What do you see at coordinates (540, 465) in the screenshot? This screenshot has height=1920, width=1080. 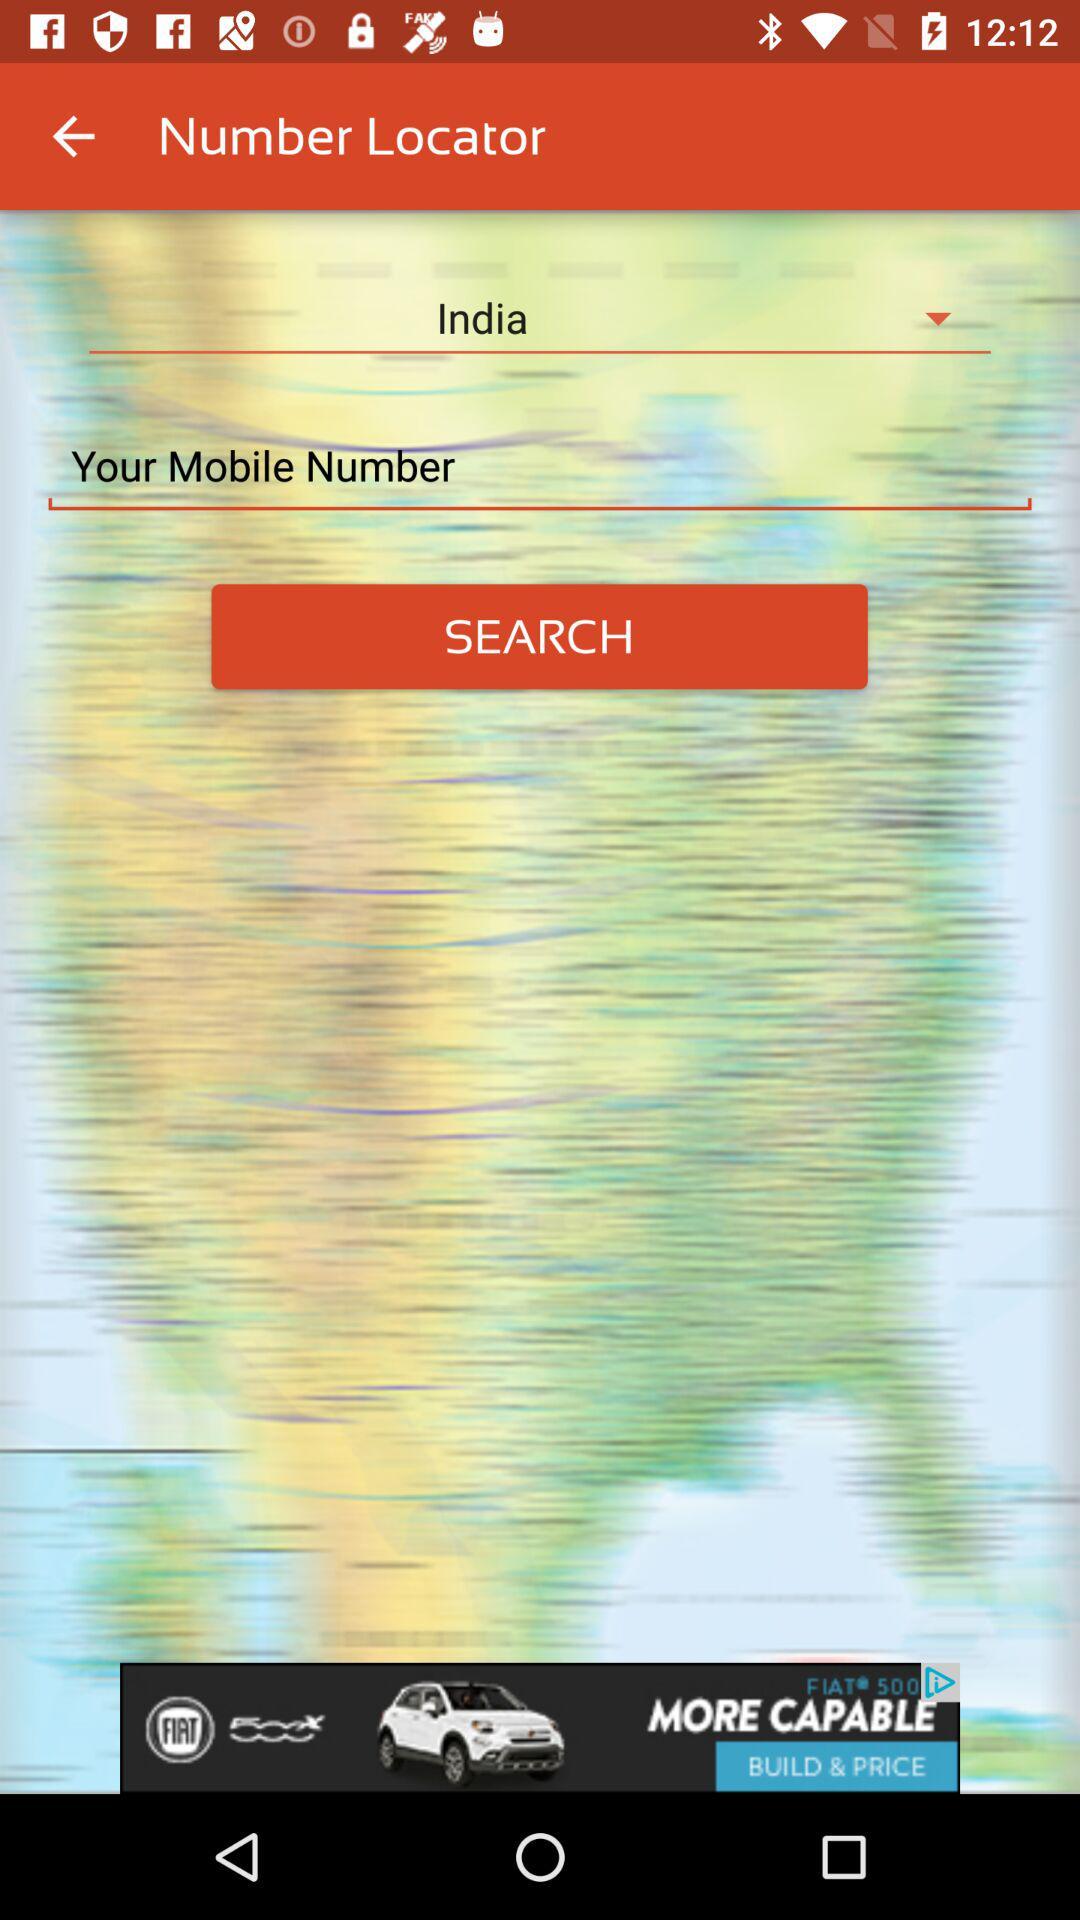 I see `type mobile number` at bounding box center [540, 465].